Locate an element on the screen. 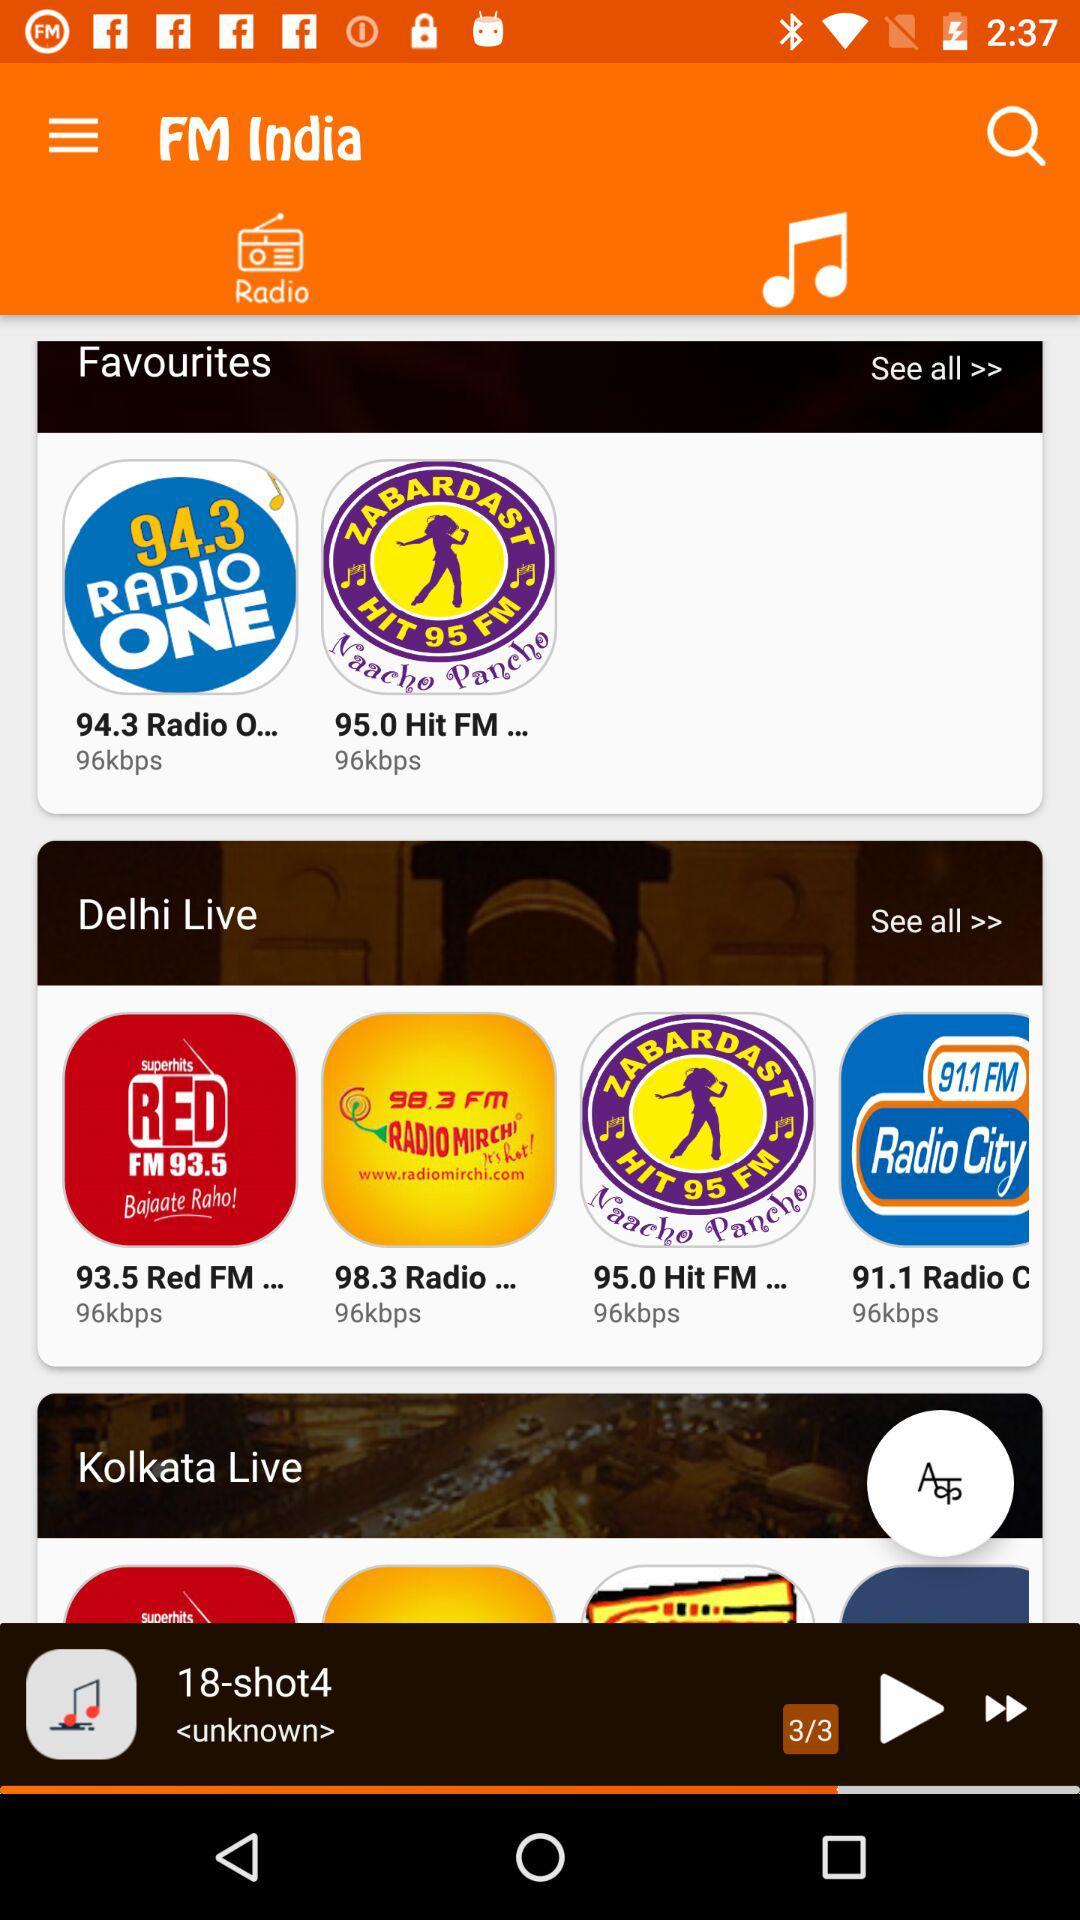  kolkata live is located at coordinates (540, 1465).